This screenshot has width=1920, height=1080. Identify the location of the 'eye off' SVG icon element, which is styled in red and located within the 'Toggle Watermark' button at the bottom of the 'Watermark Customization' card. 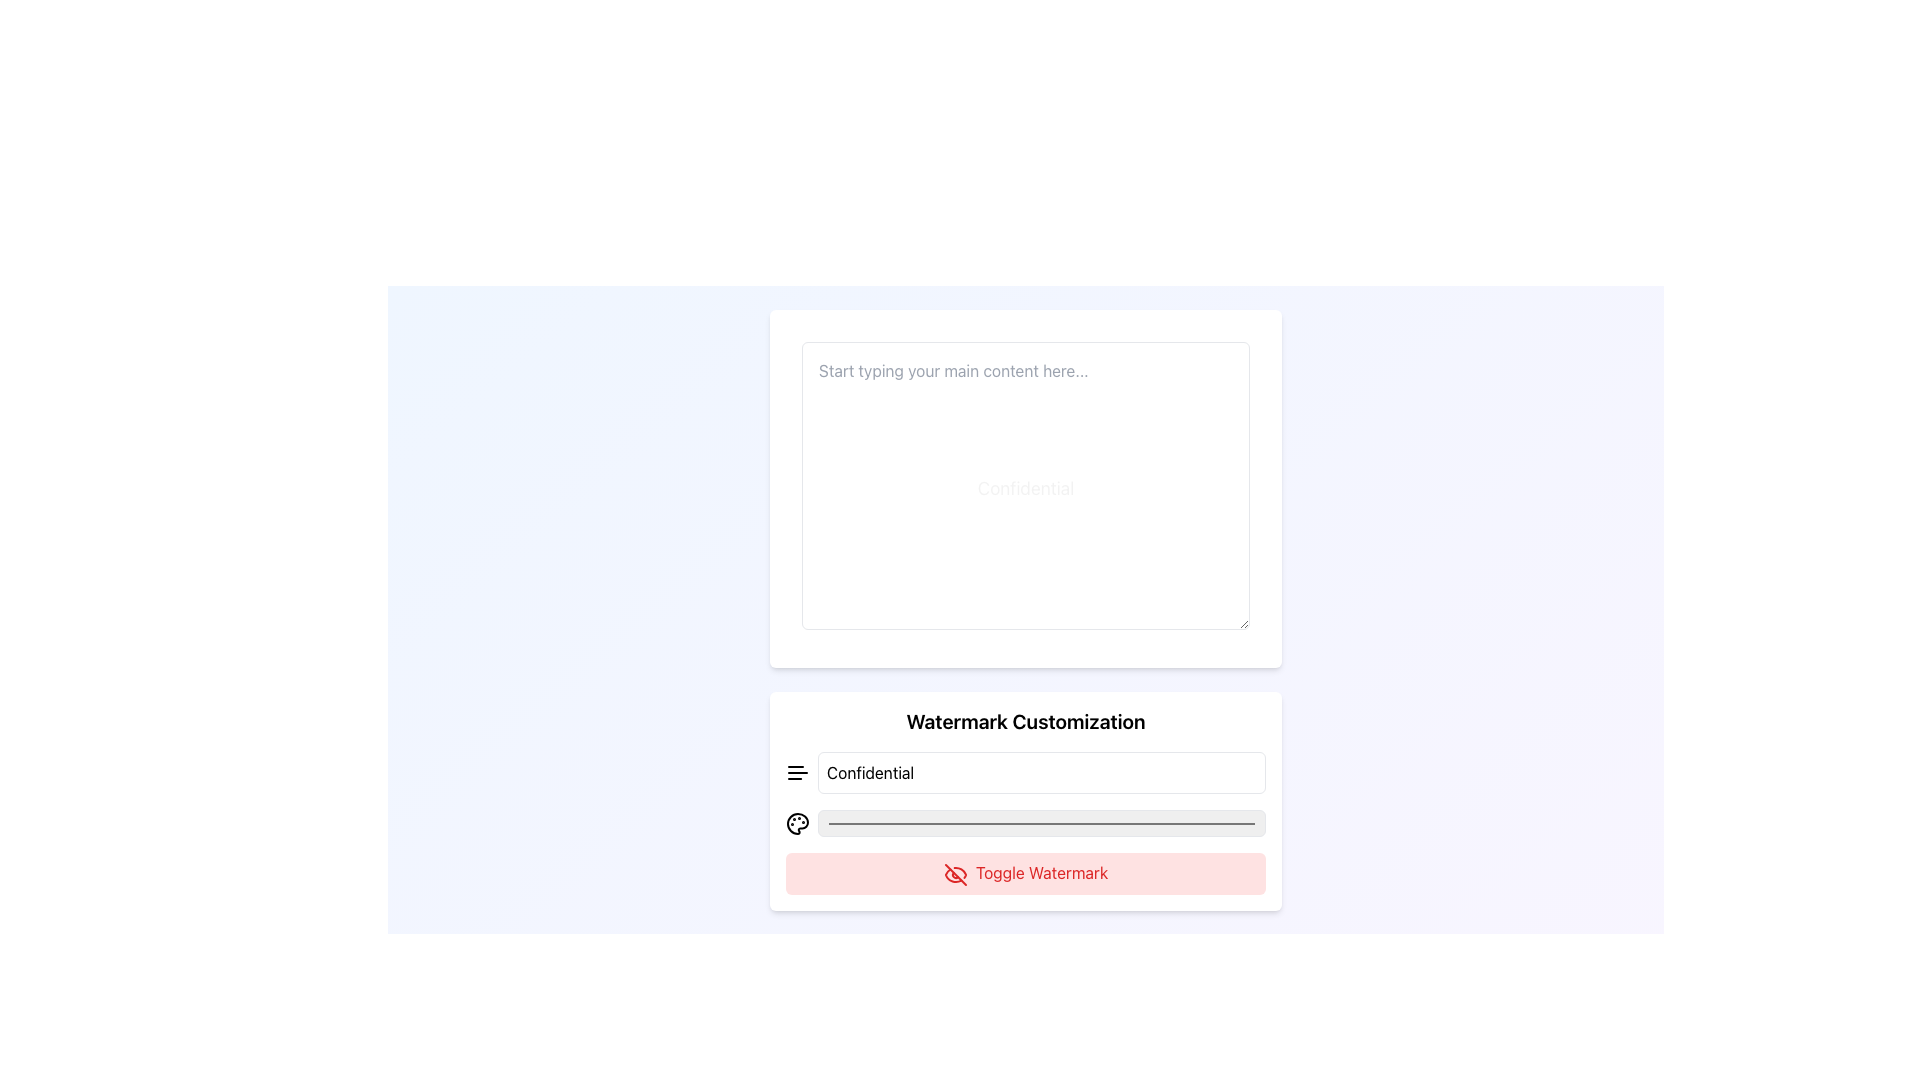
(954, 873).